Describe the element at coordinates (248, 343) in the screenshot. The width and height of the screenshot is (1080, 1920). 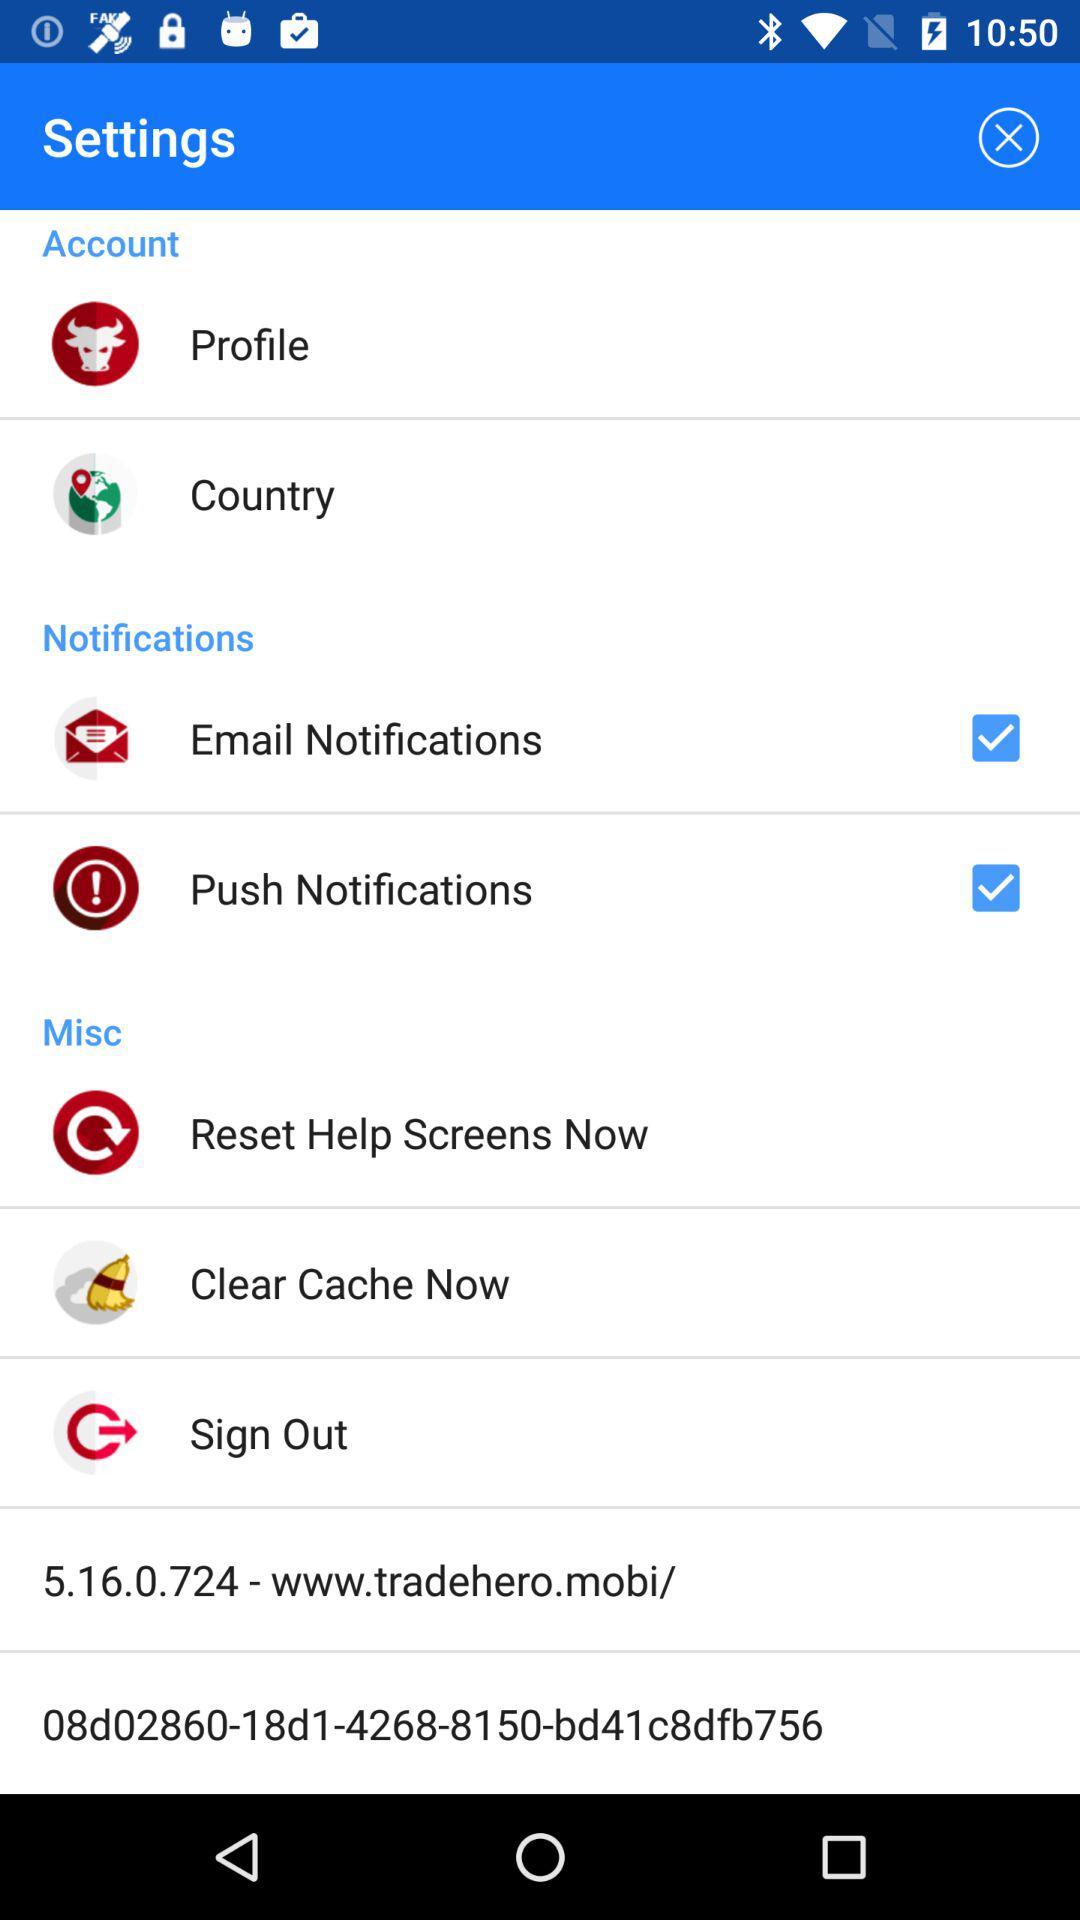
I see `the profile` at that location.